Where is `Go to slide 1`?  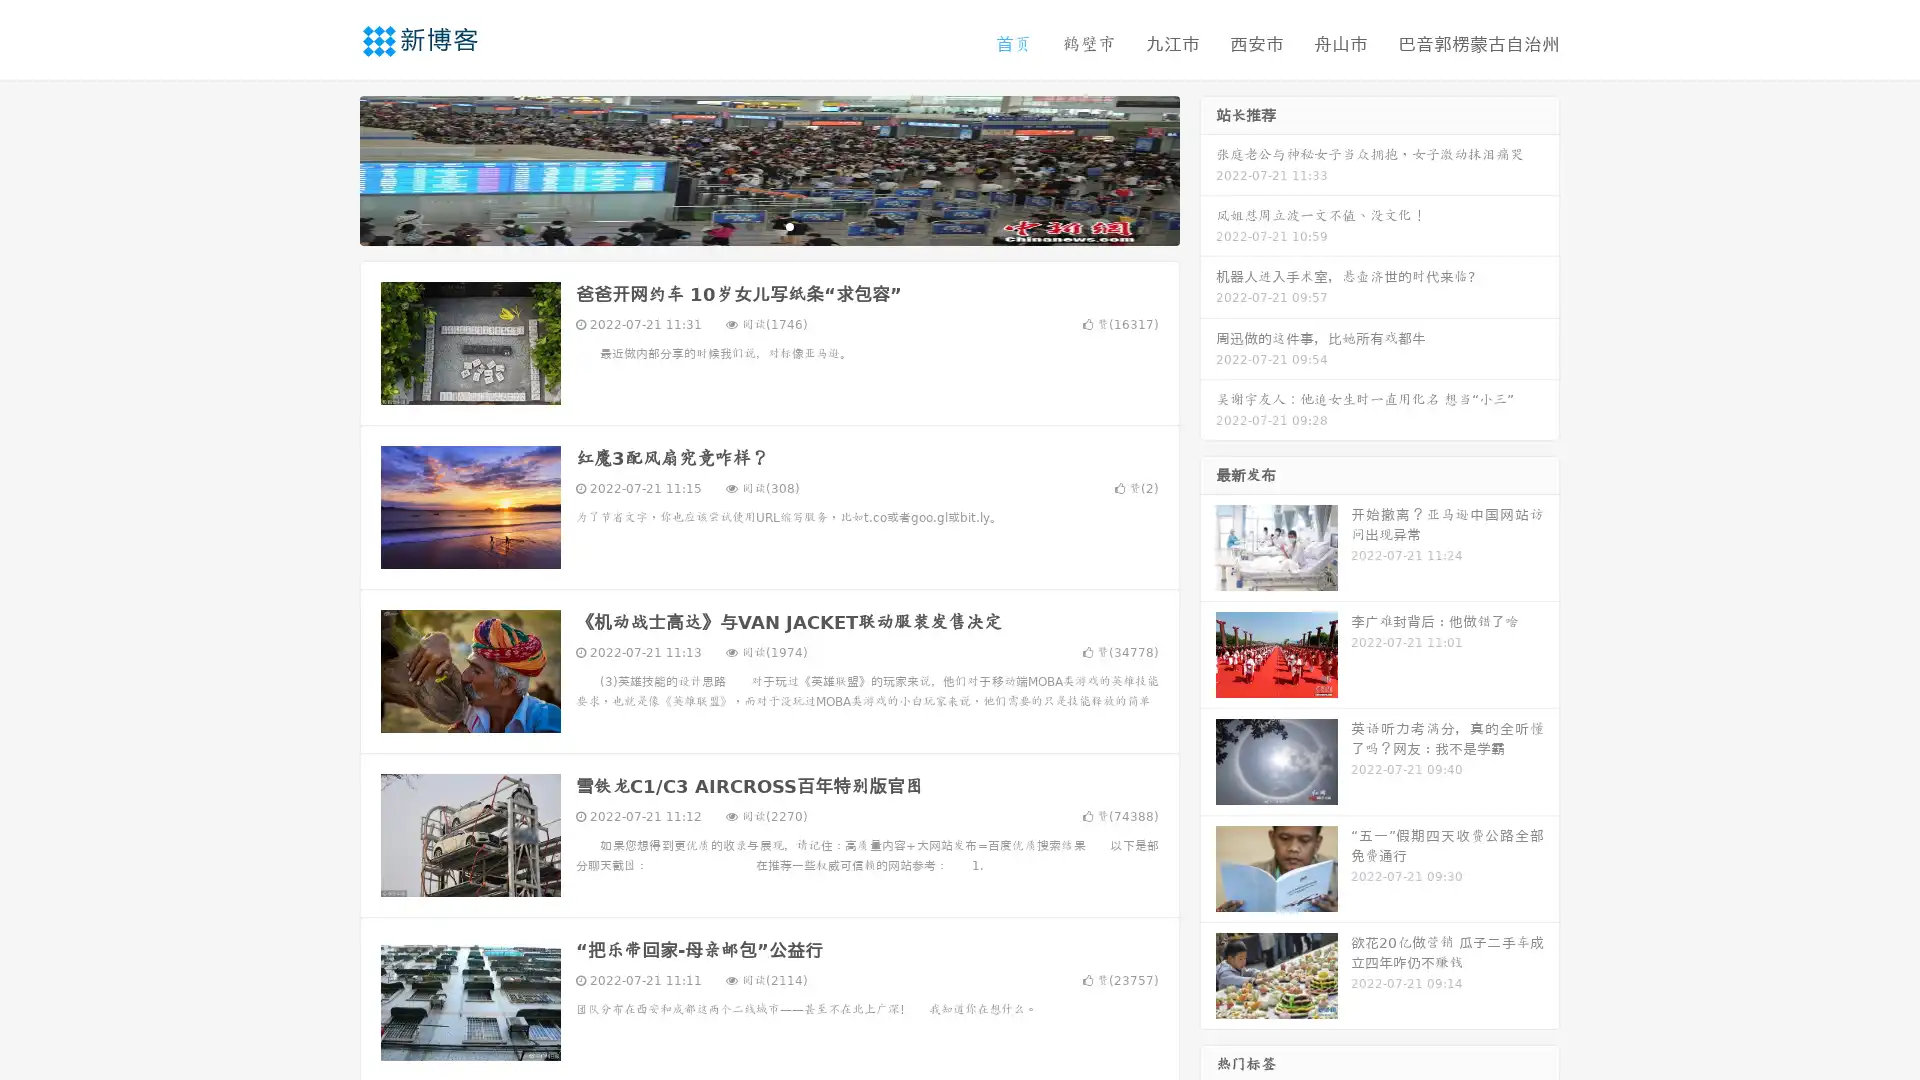
Go to slide 1 is located at coordinates (748, 225).